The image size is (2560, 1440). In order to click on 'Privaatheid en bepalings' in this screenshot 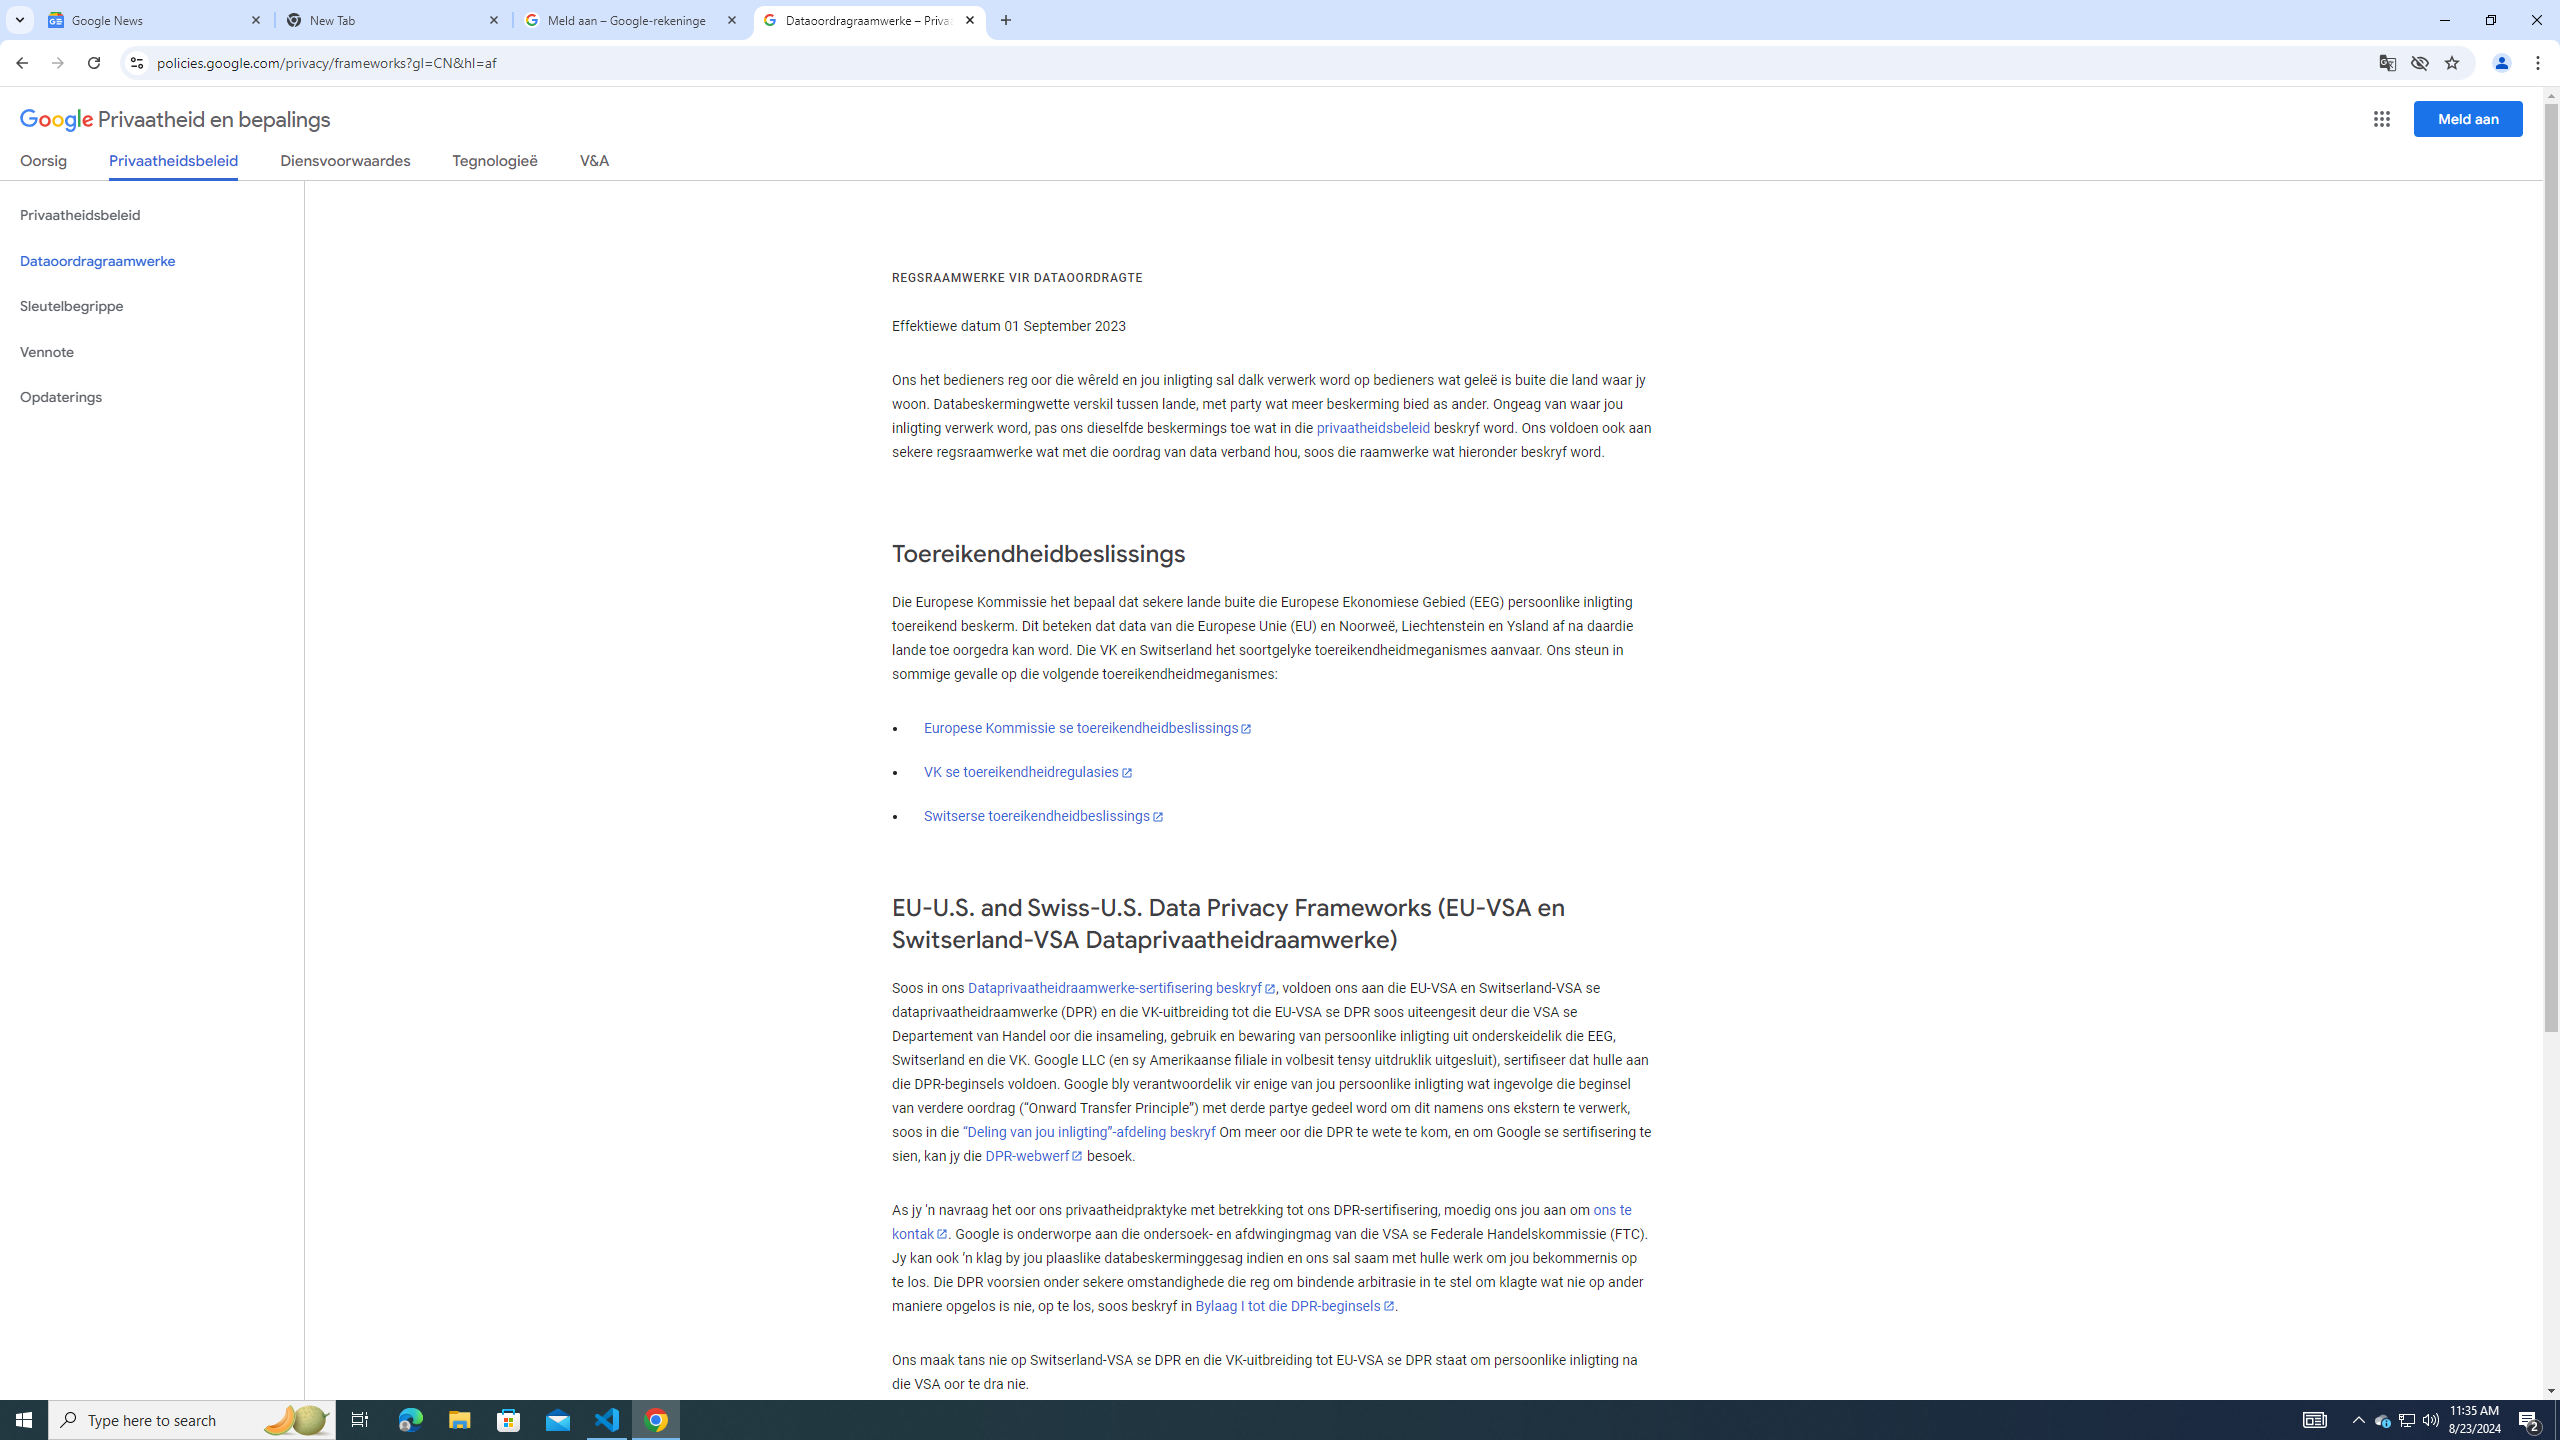, I will do `click(175, 119)`.